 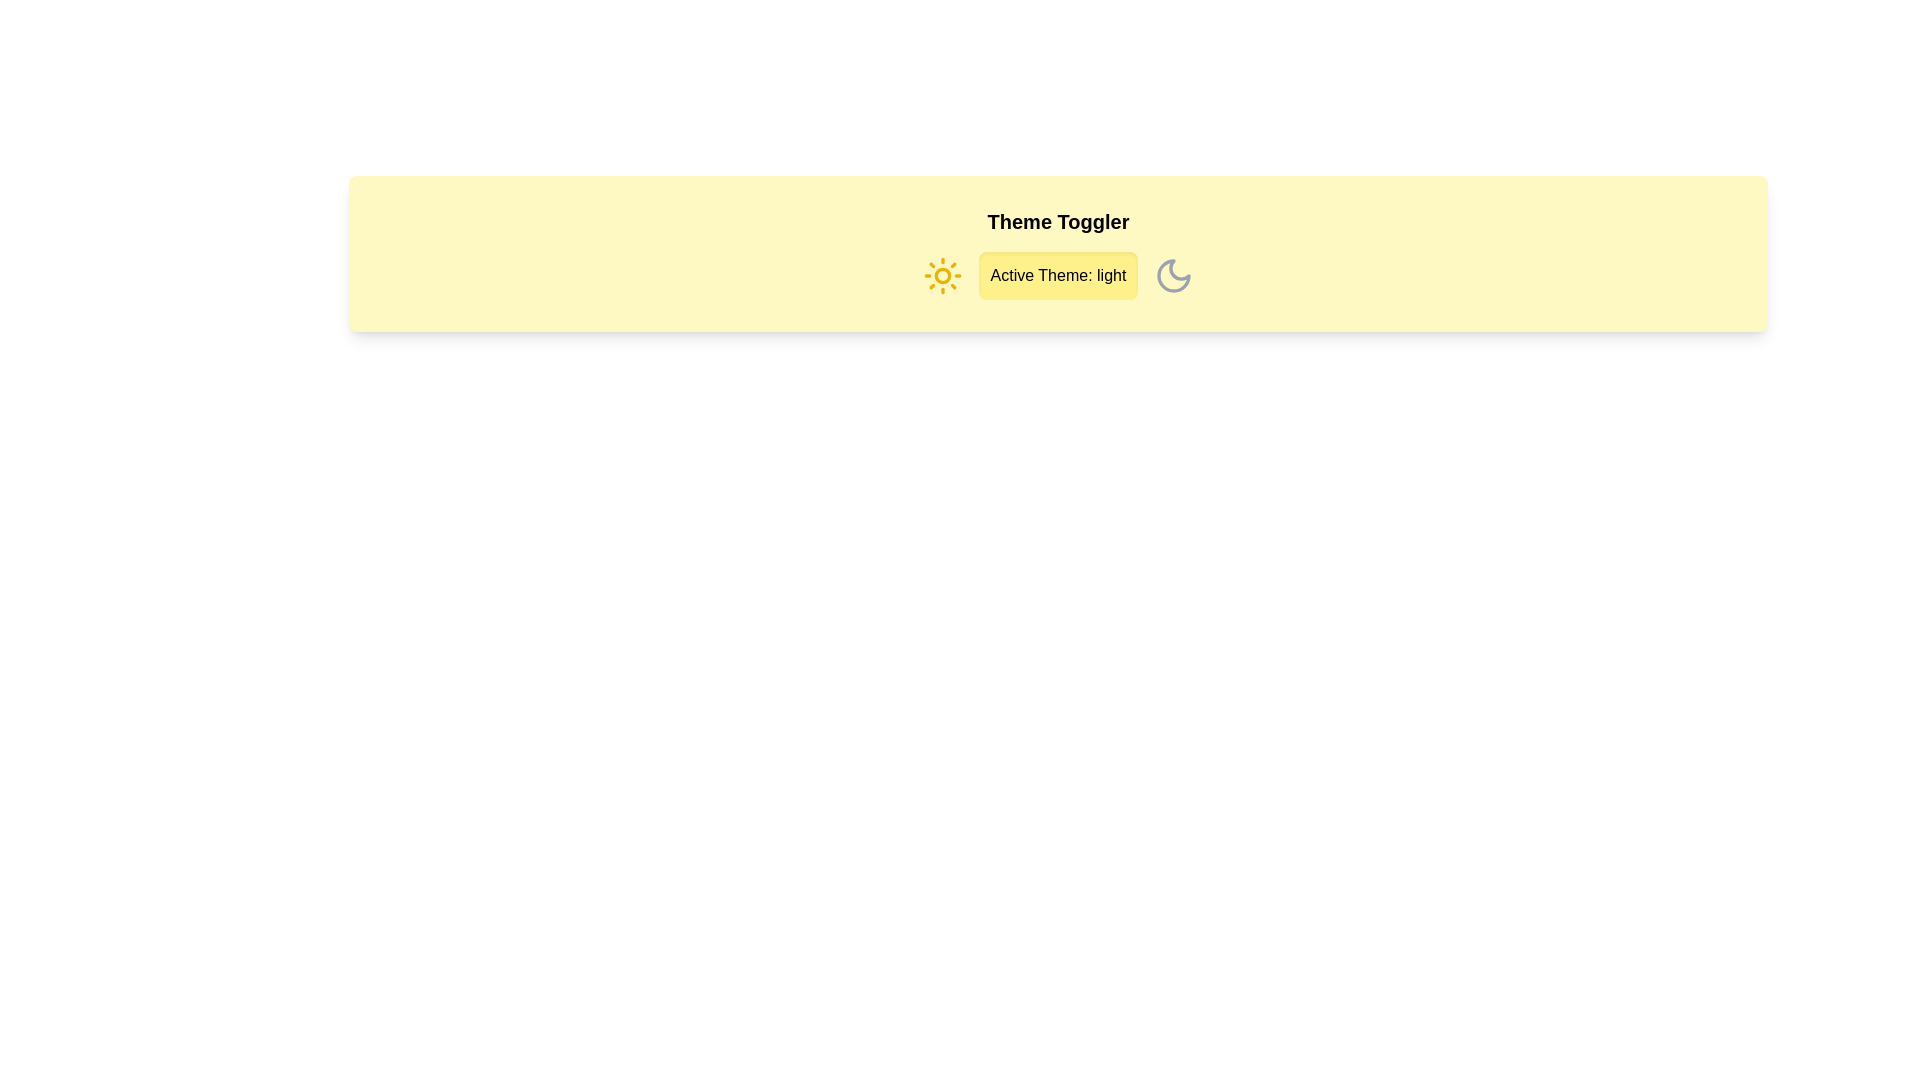 I want to click on the moon icon to set the theme to dark, so click(x=1174, y=276).